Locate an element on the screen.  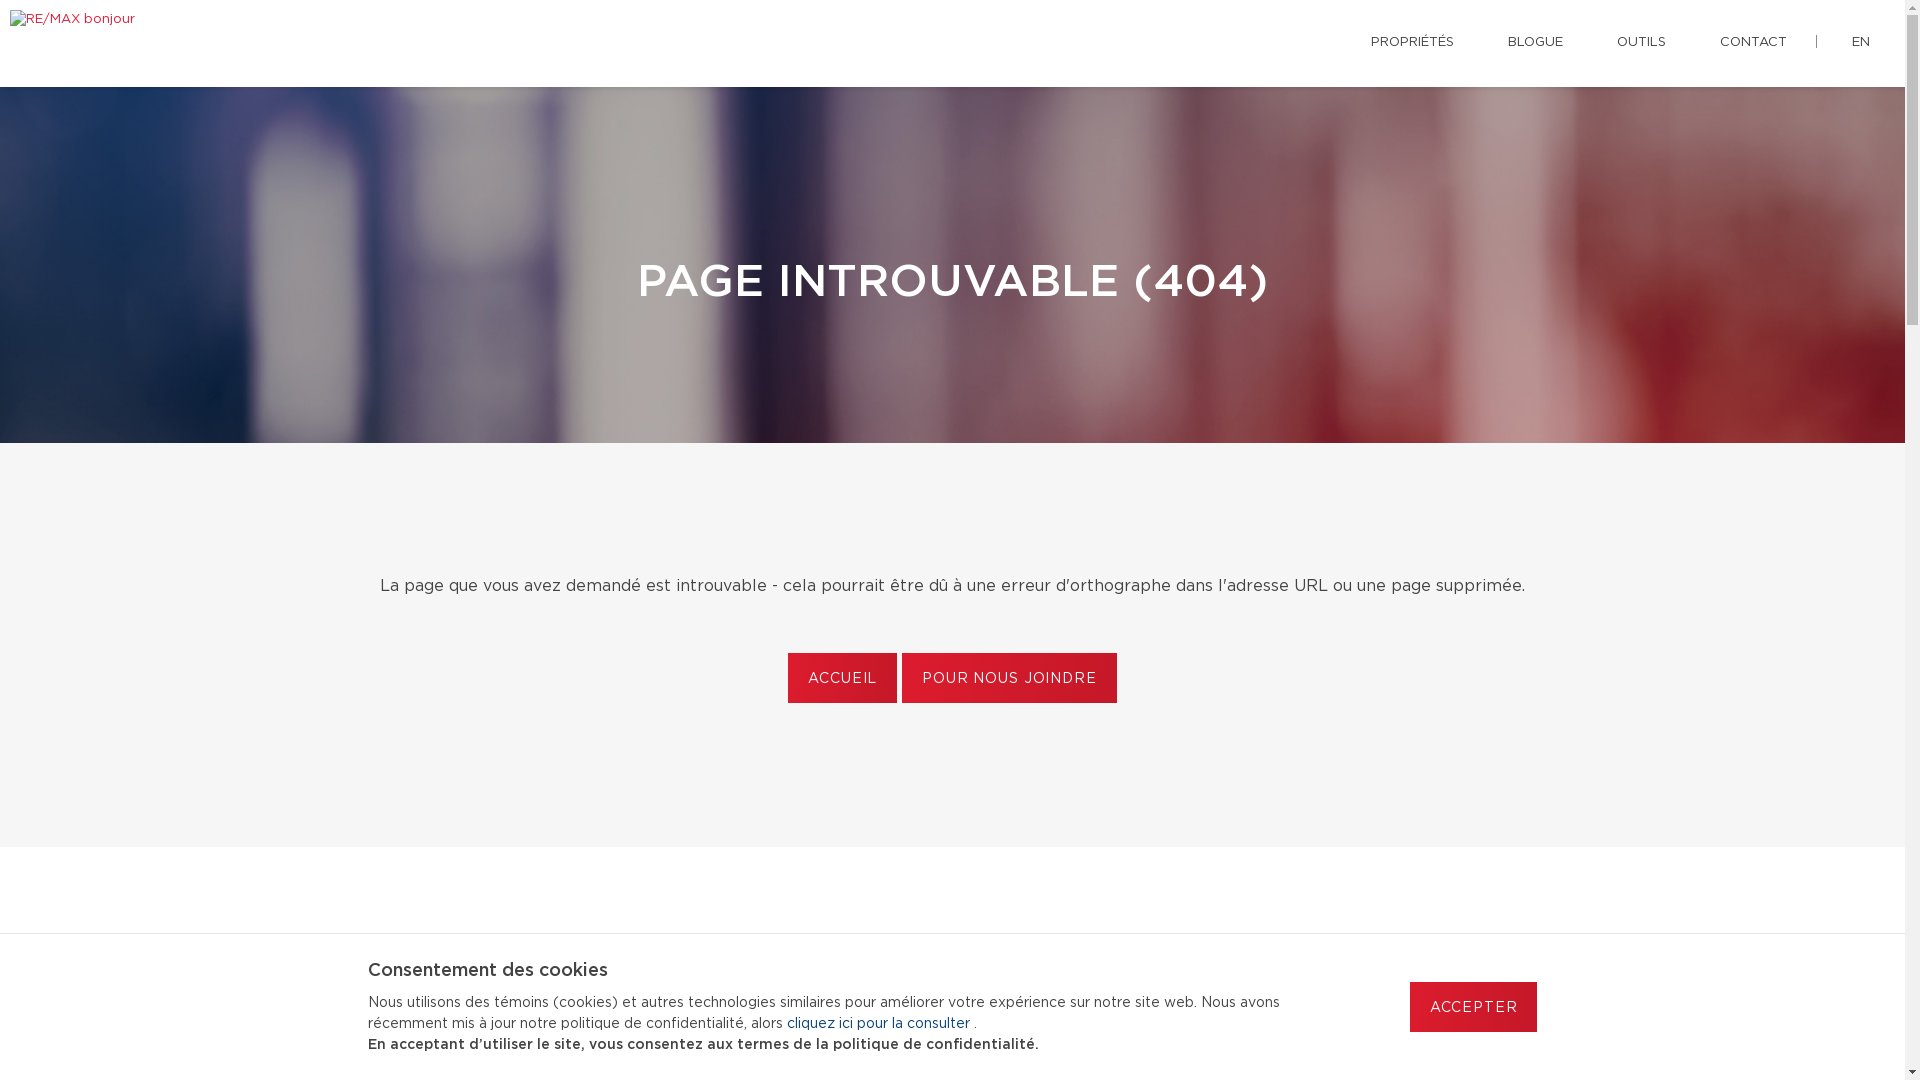
'cliquez ici pour la consulter' is located at coordinates (879, 1023).